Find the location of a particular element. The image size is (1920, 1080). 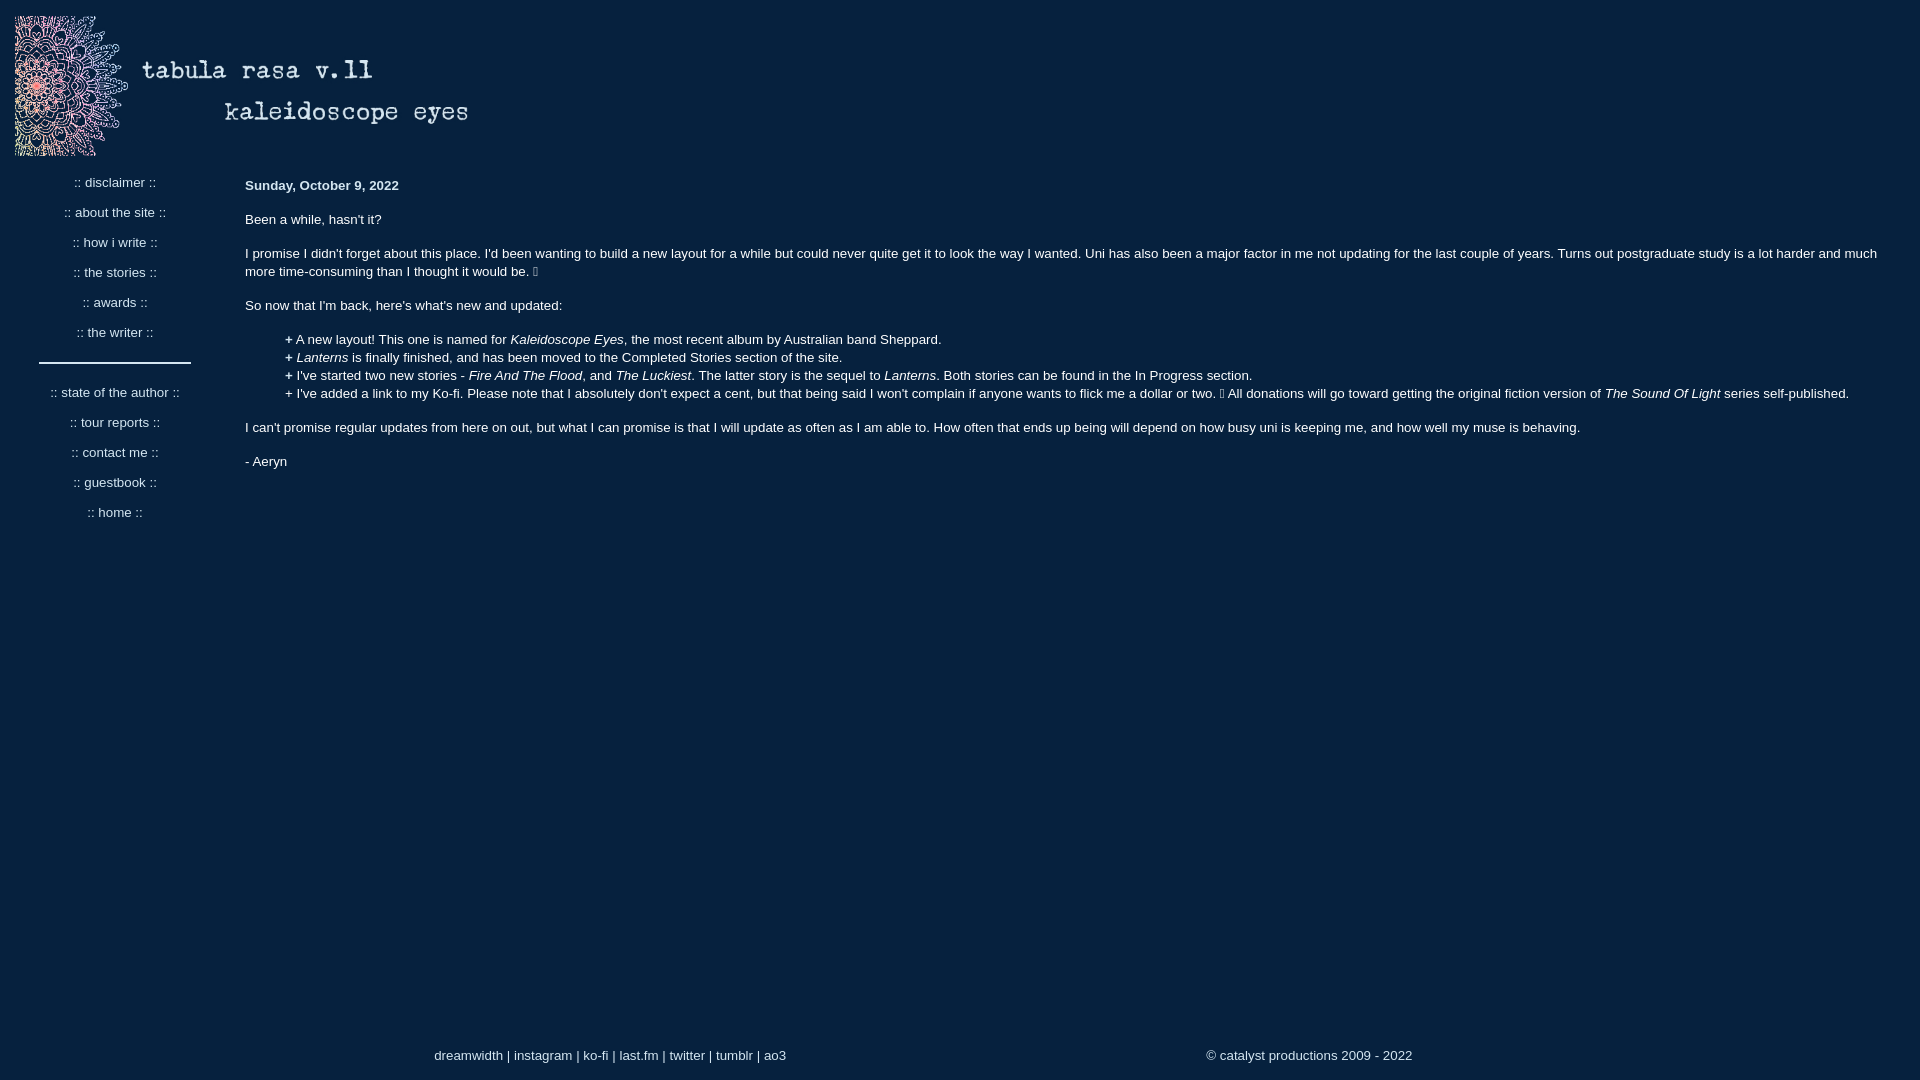

':: state of the author ::' is located at coordinates (49, 392).